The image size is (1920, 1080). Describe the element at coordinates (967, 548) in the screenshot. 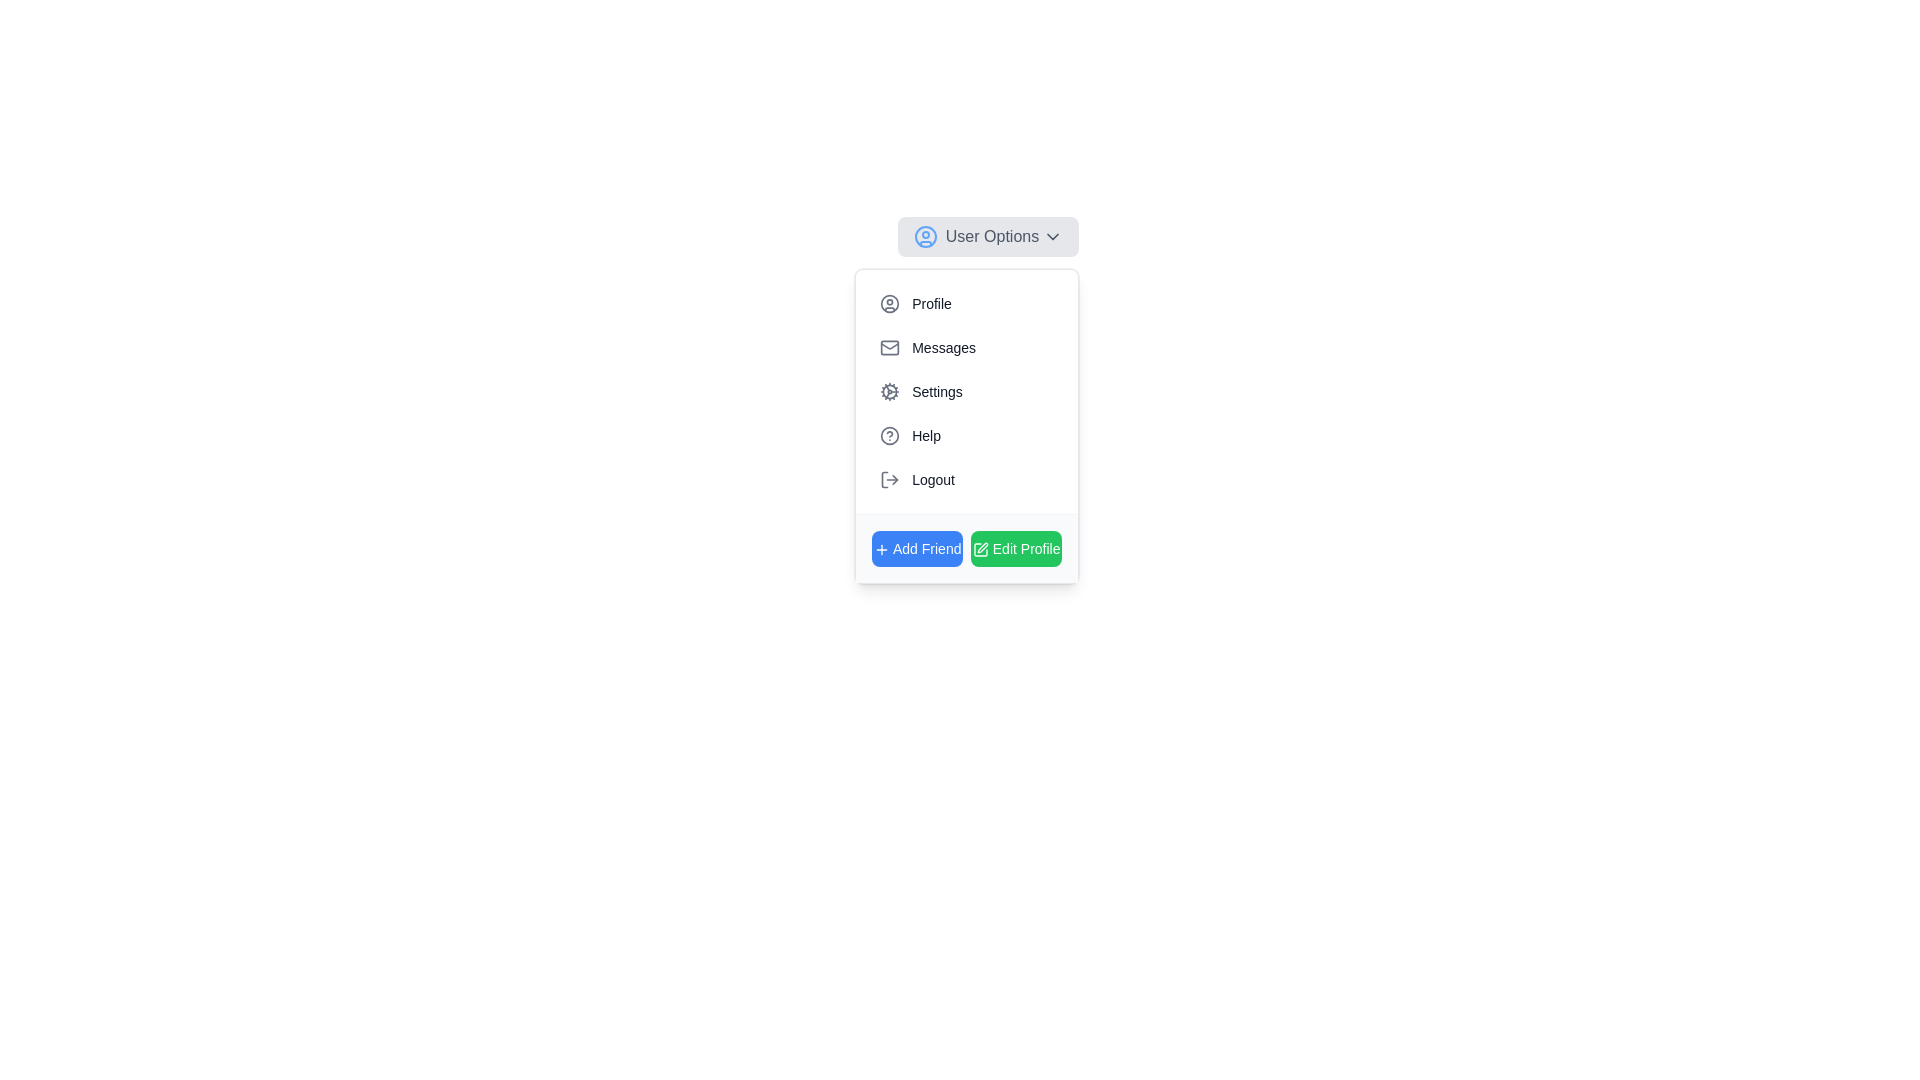

I see `the 'Add Friend' button, which is the left button in a group of two interactive buttons located at the bottom of the 'User Options' dropdown menu` at that location.